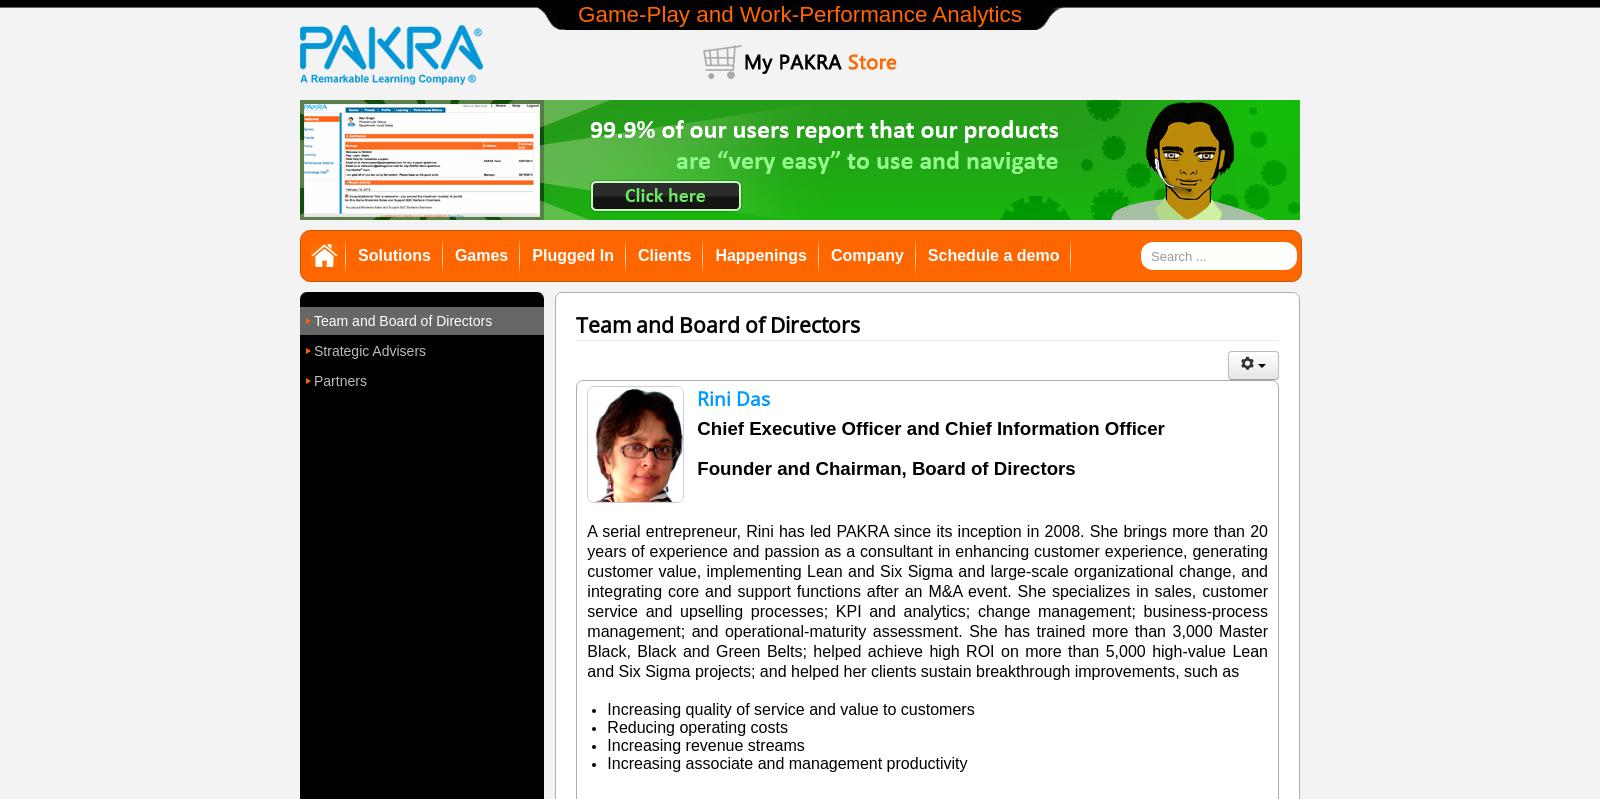 The image size is (1600, 799). I want to click on 'Partners', so click(314, 380).